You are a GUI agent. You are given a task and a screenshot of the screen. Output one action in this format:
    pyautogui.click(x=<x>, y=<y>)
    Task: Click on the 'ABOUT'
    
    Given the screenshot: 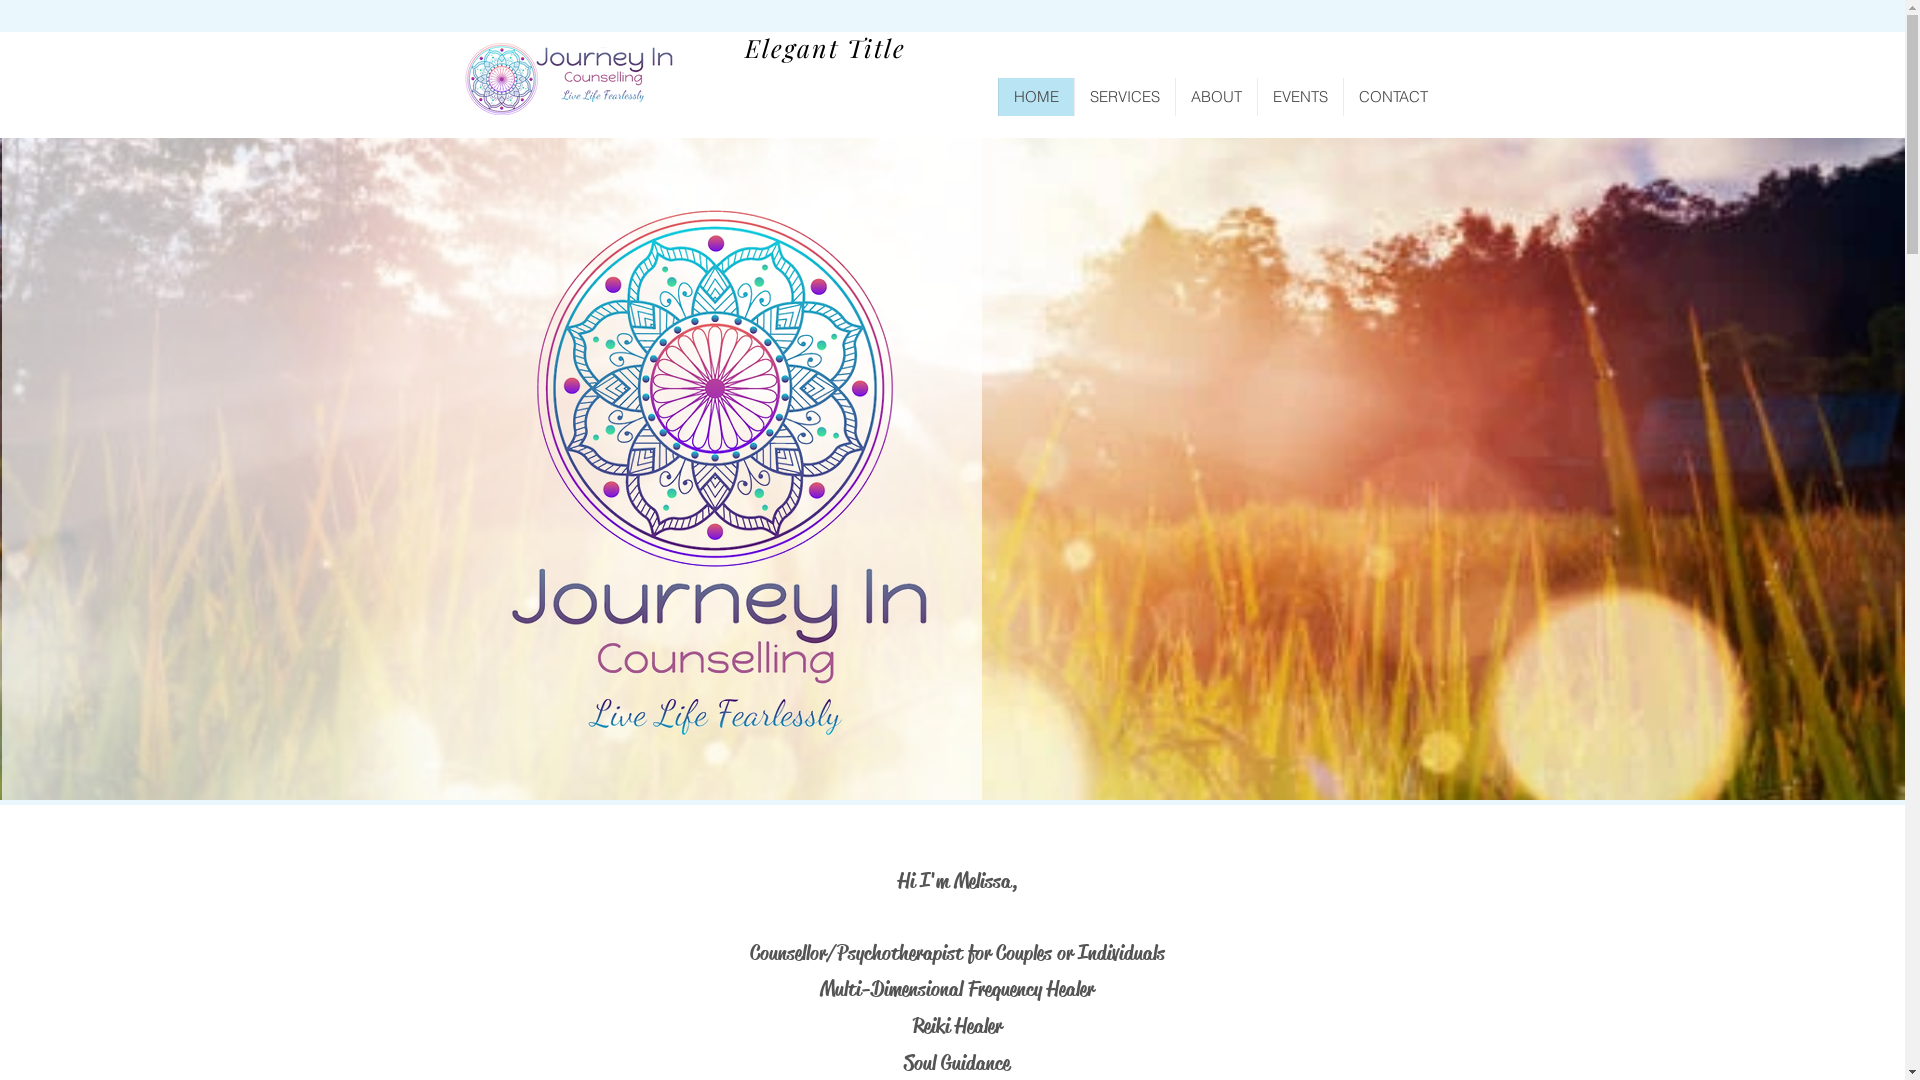 What is the action you would take?
    pyautogui.click(x=1213, y=96)
    